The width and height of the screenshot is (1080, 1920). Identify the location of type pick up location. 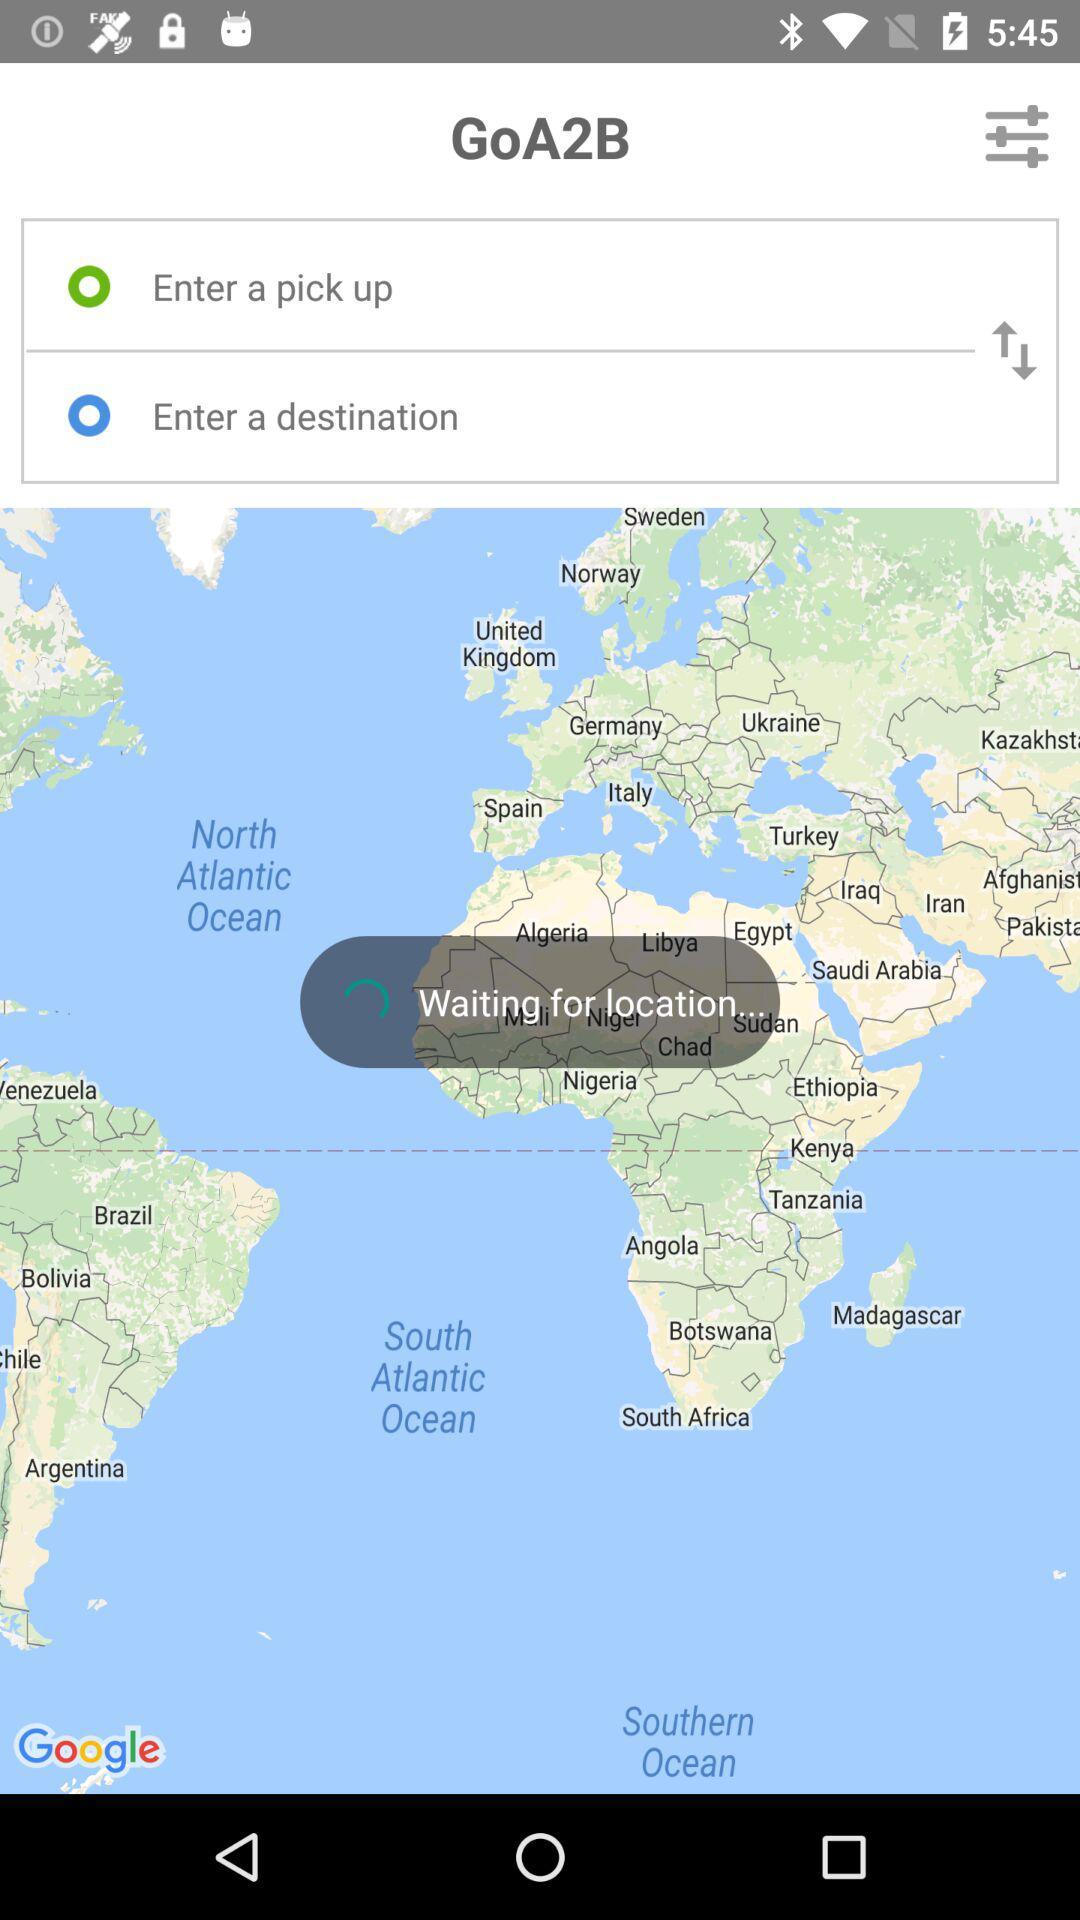
(545, 285).